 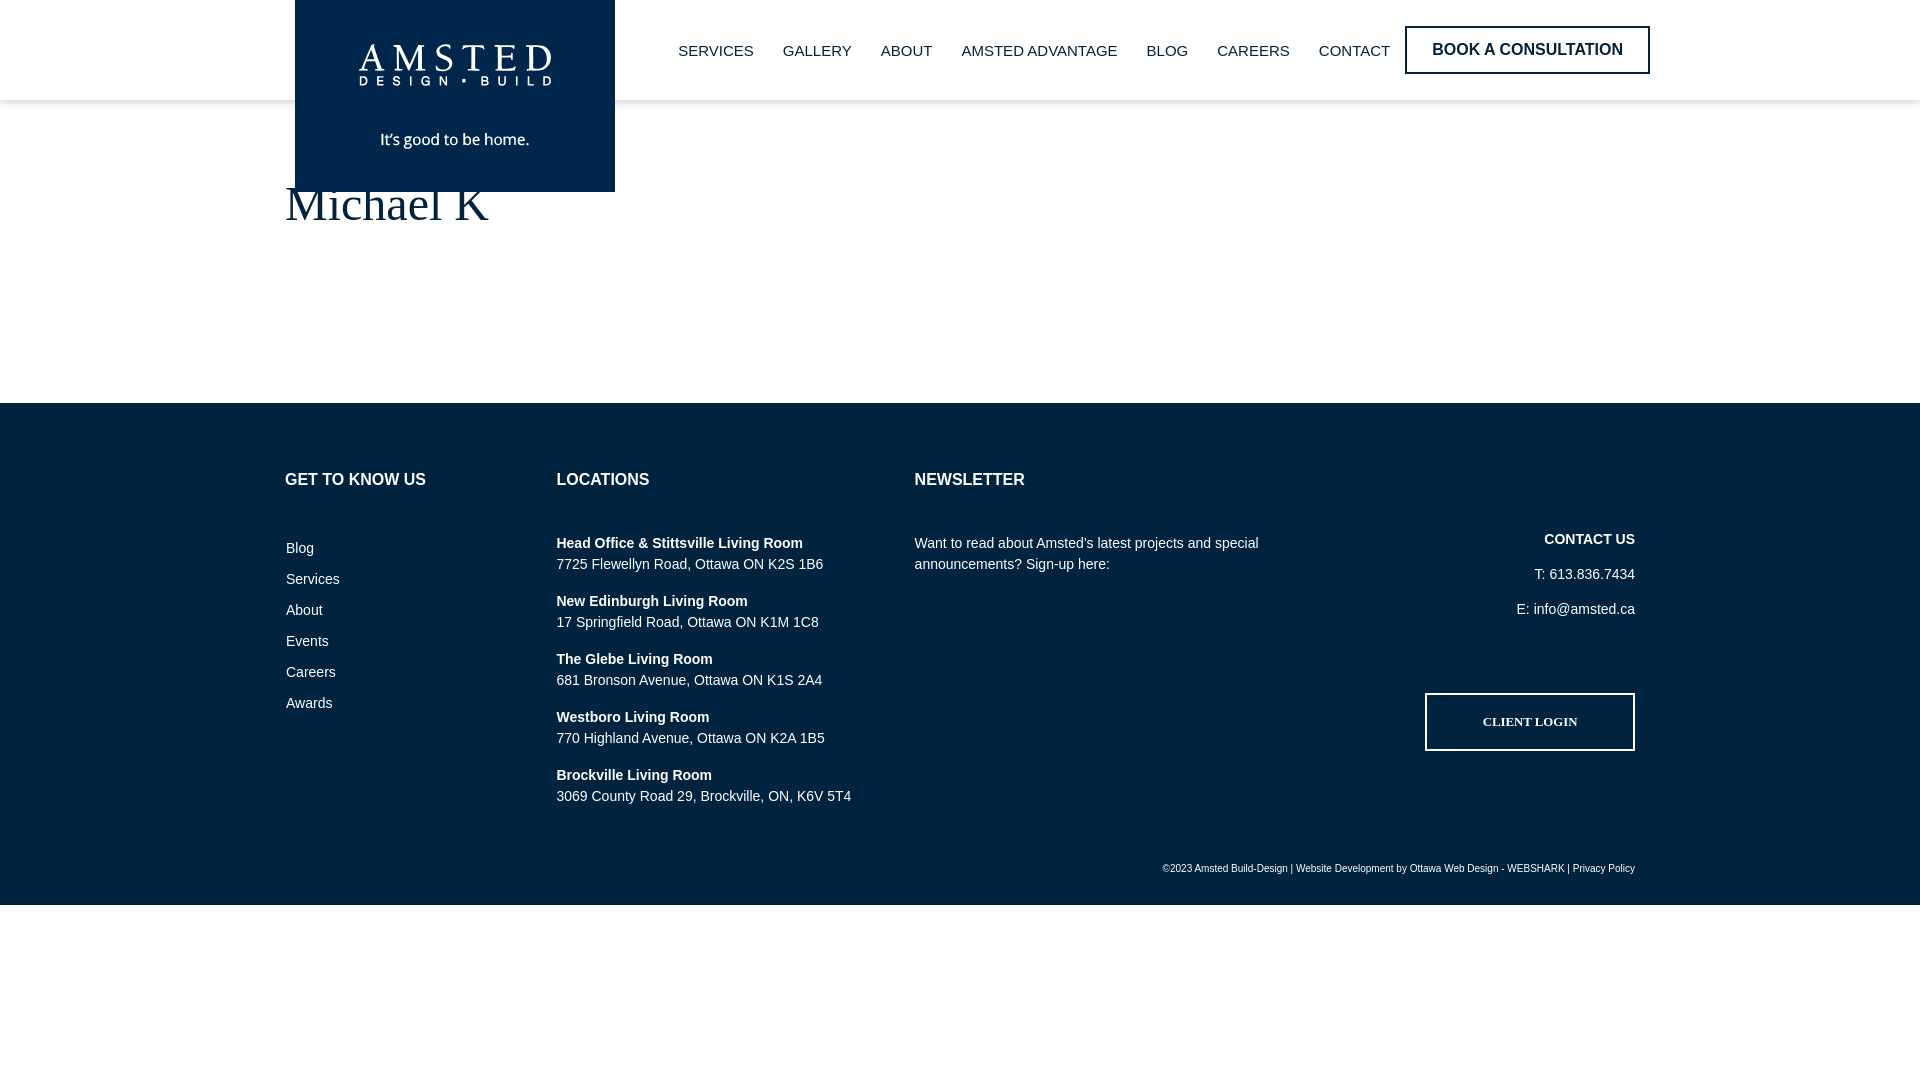 I want to click on 'About', so click(x=388, y=608).